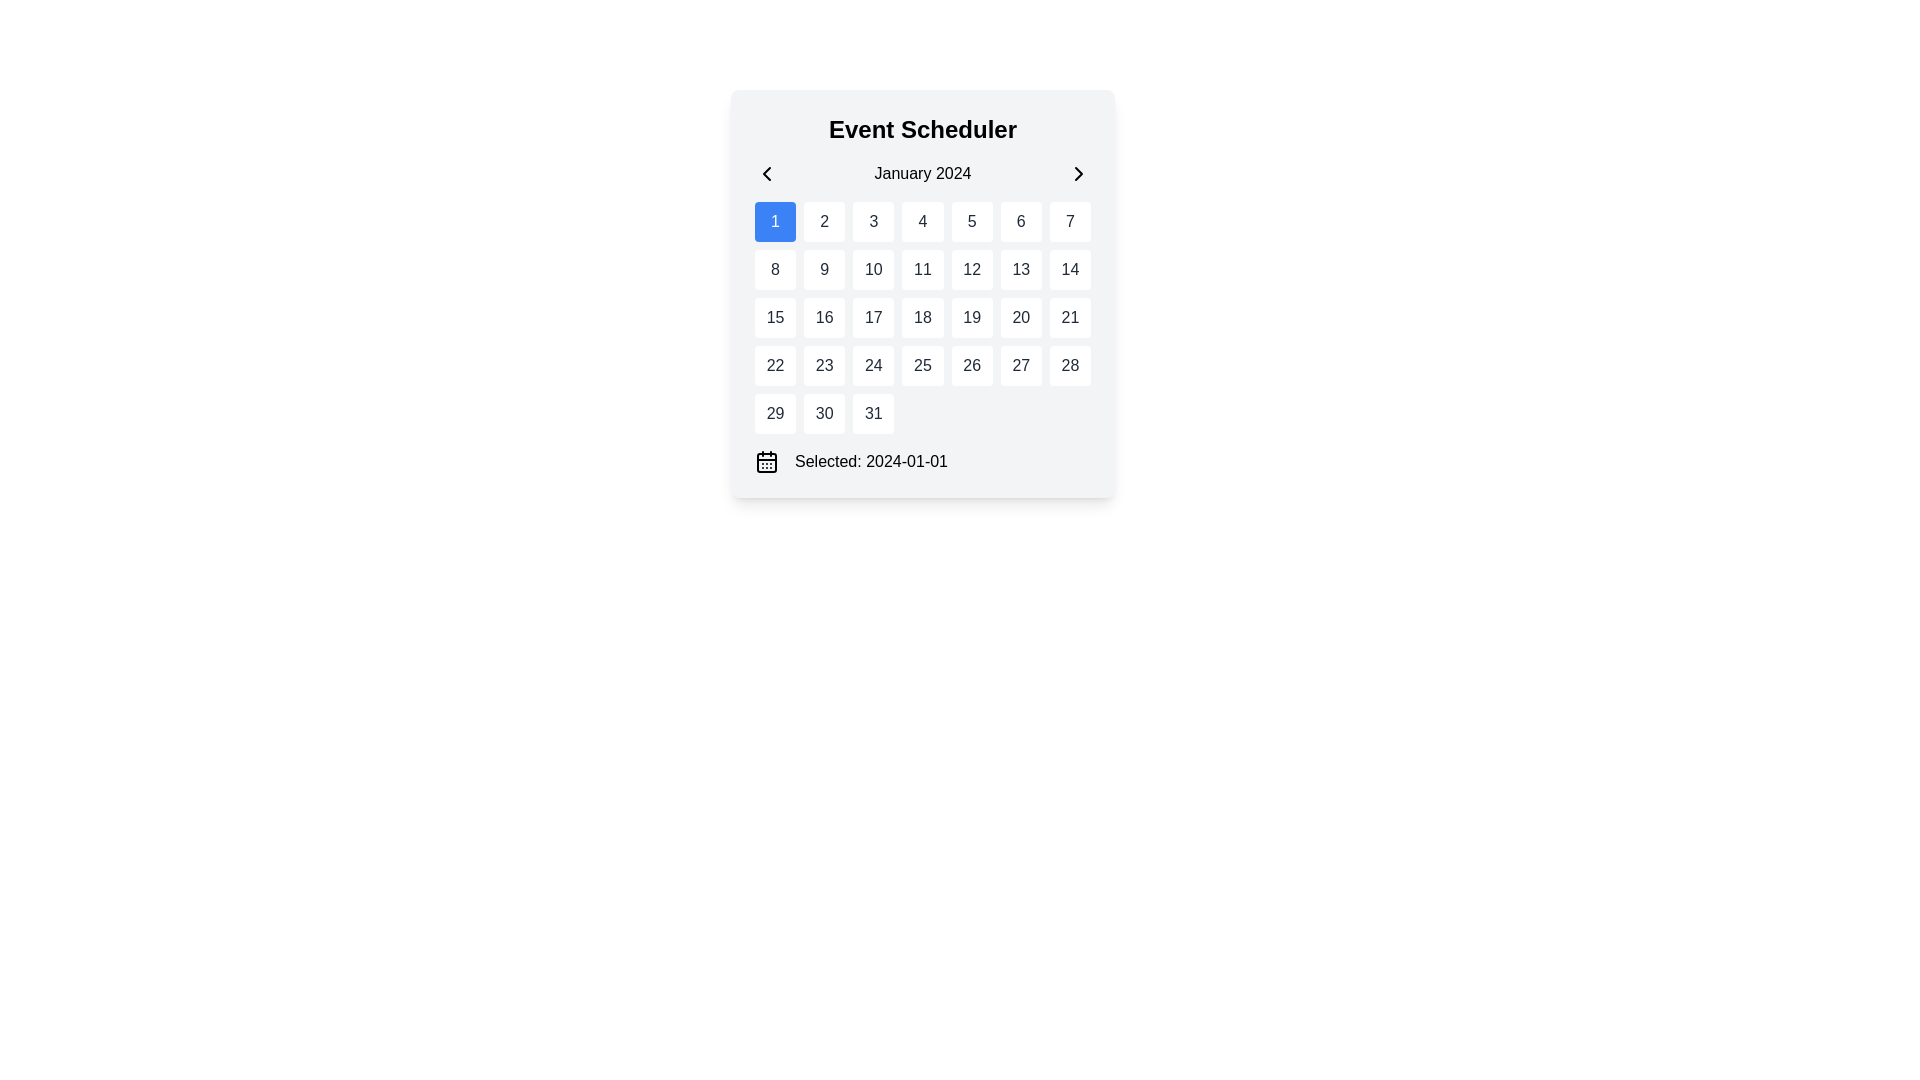 The width and height of the screenshot is (1920, 1080). Describe the element at coordinates (774, 412) in the screenshot. I see `the button-like calendar date item displaying the numeral '29' in the last row, first column of the grid` at that location.